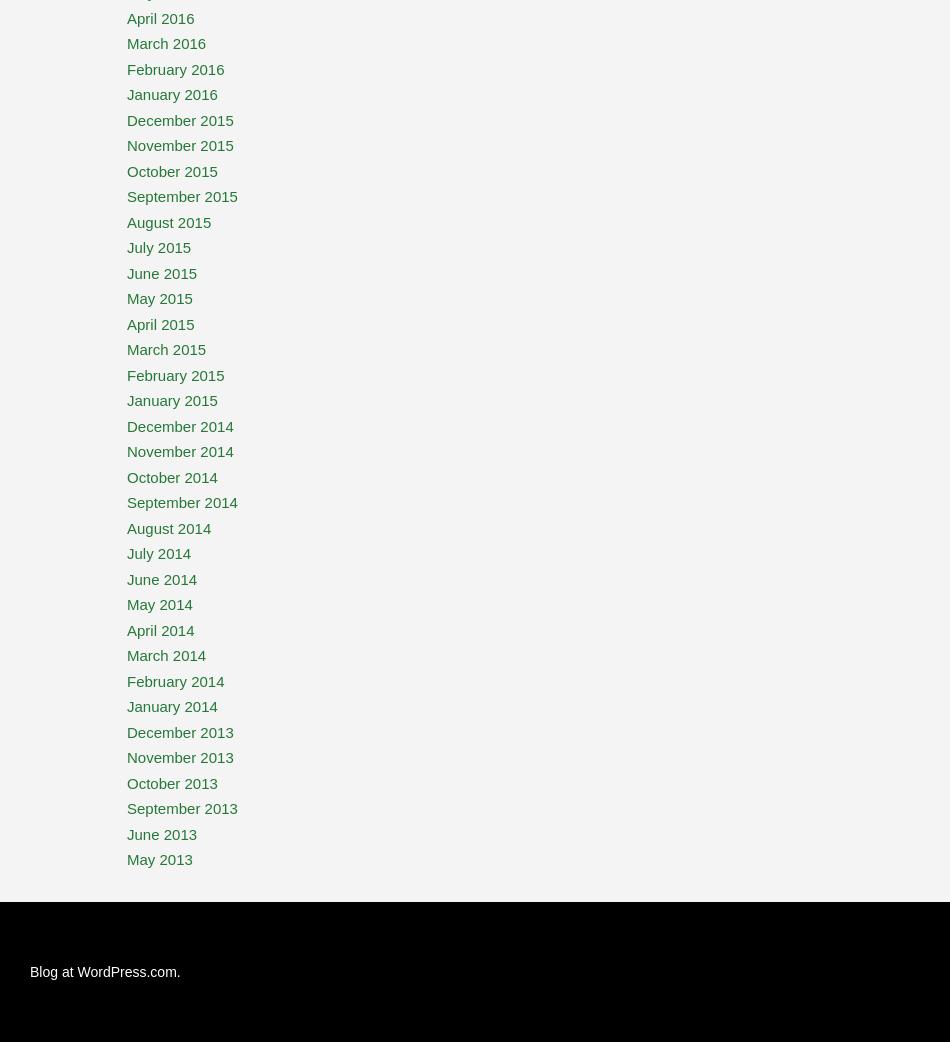  I want to click on 'May 2014', so click(127, 603).